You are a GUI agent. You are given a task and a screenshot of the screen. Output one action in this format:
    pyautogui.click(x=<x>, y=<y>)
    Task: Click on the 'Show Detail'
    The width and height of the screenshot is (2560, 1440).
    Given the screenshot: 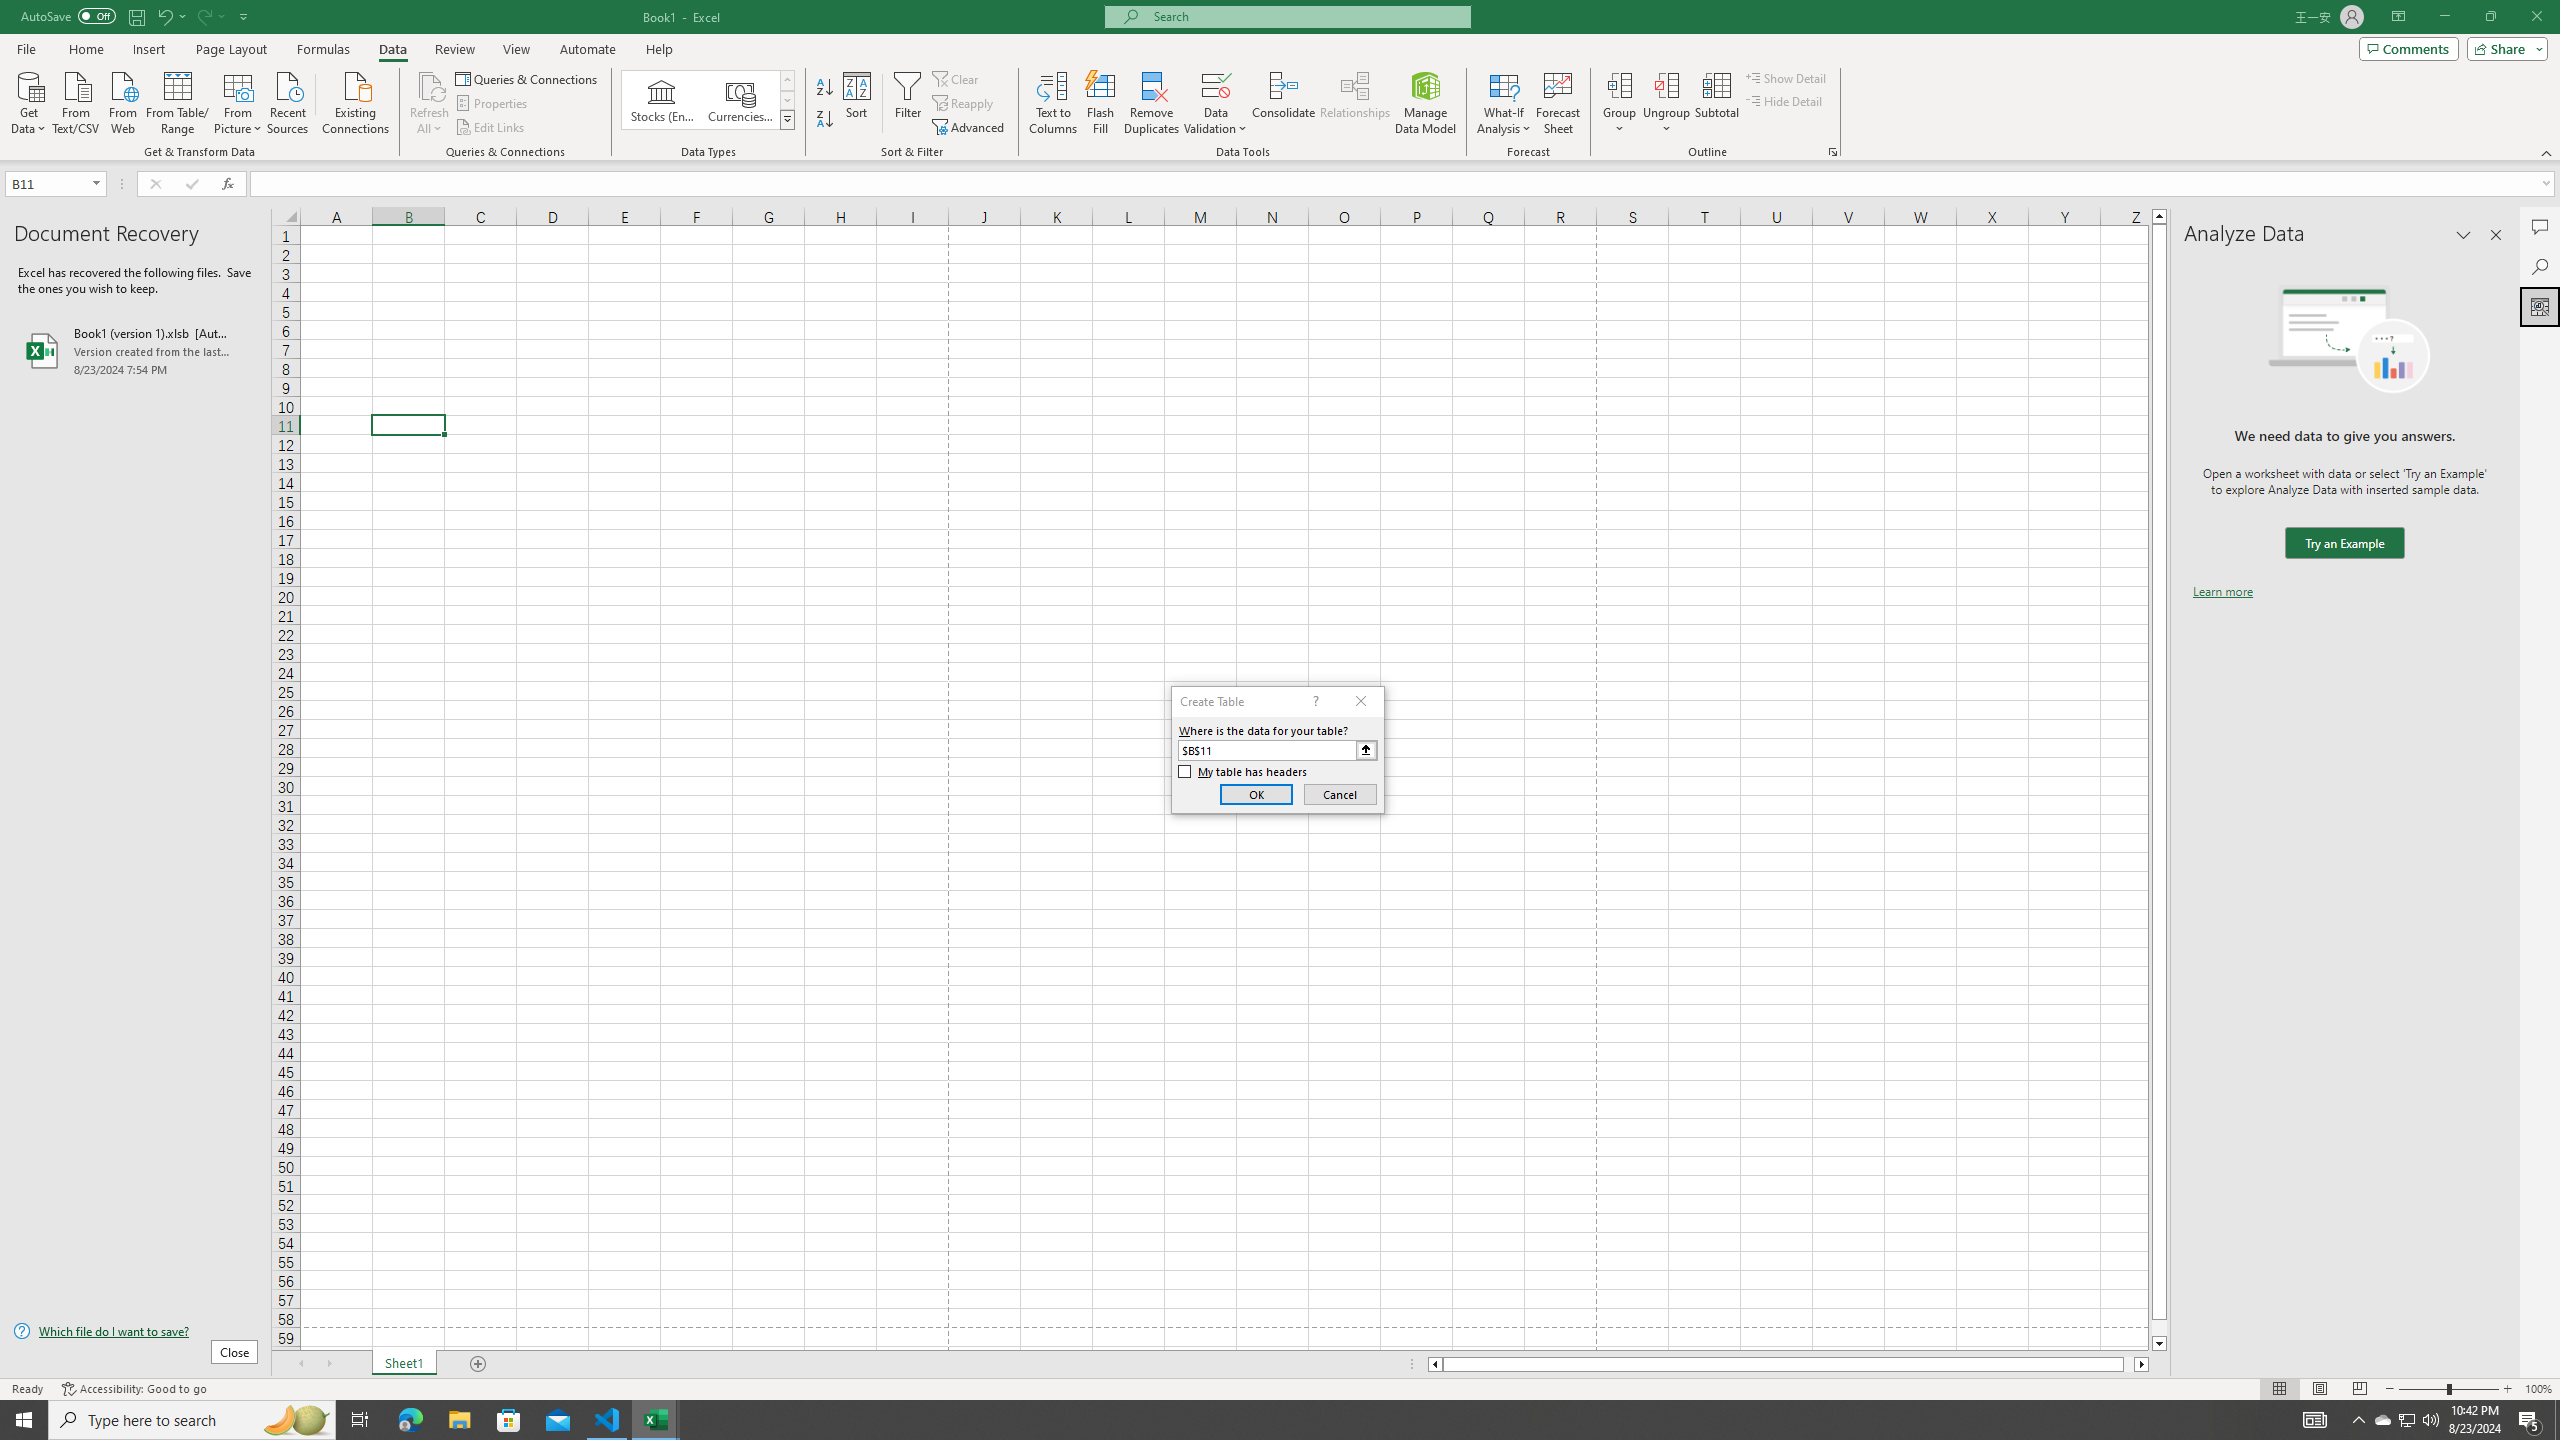 What is the action you would take?
    pyautogui.click(x=1785, y=77)
    